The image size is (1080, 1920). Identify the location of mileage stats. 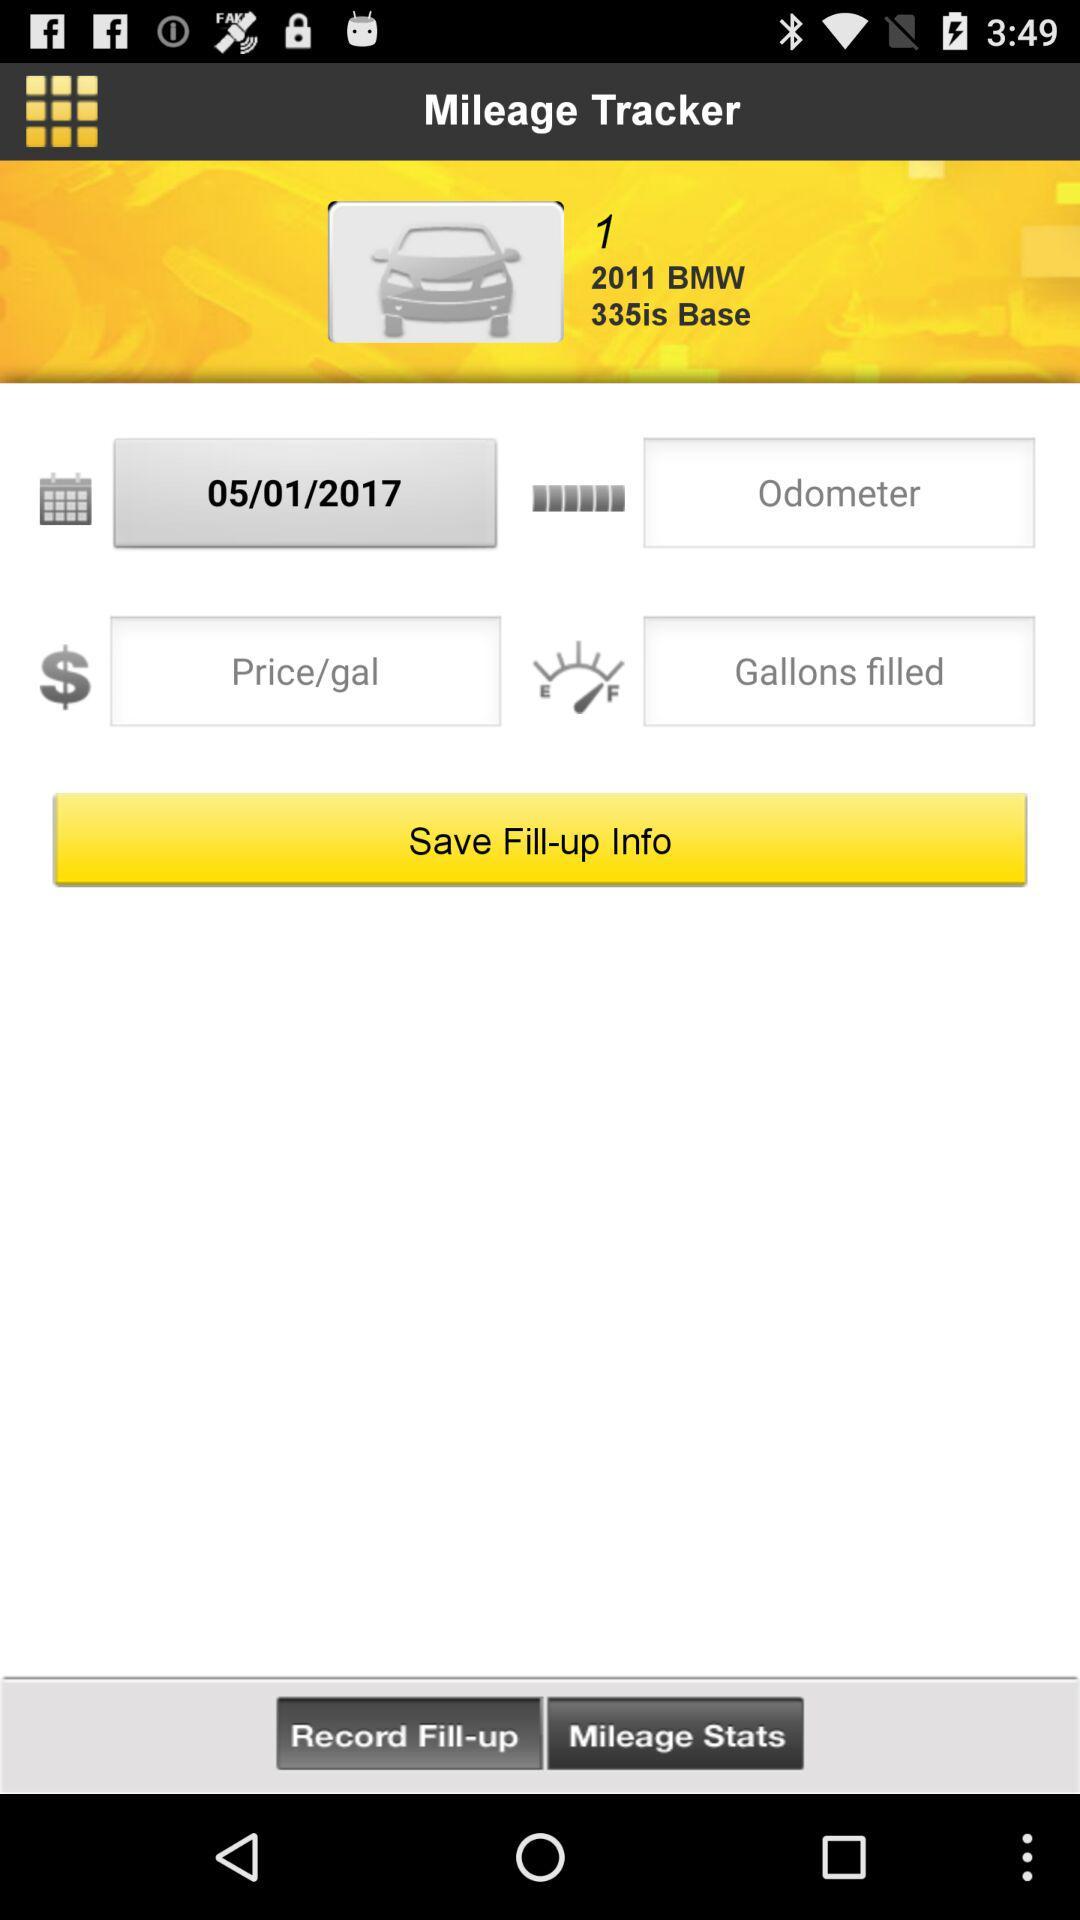
(675, 1733).